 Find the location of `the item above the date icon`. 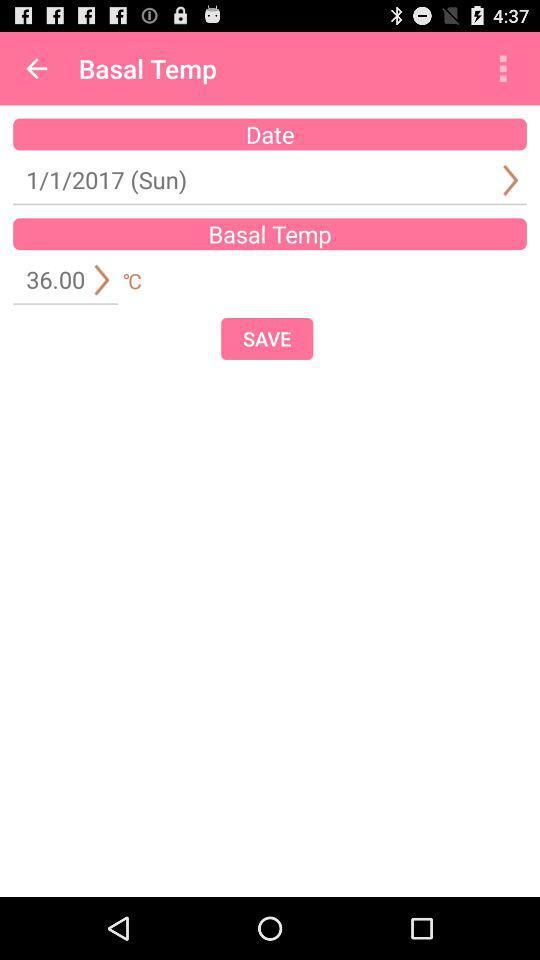

the item above the date icon is located at coordinates (502, 68).